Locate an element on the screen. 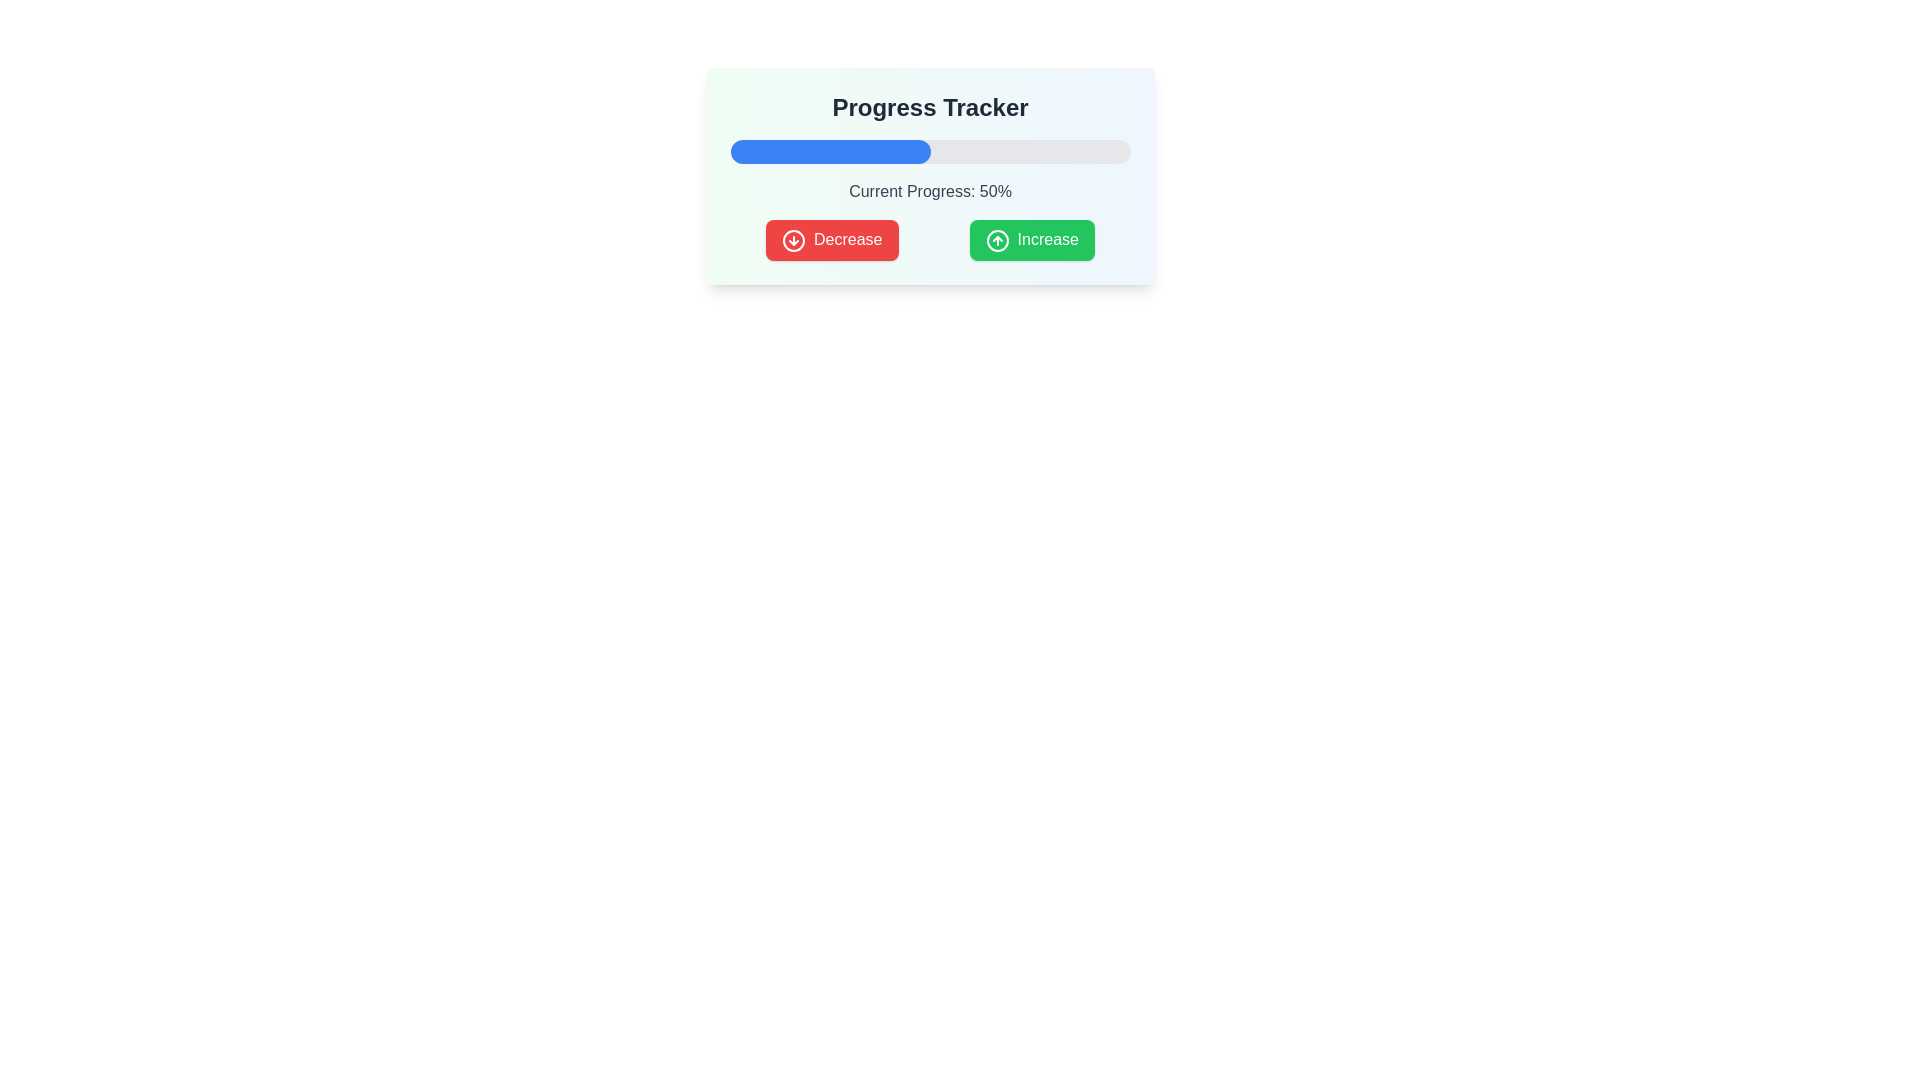  the 'Increase' button icon, which is a circular component with a green outline and an upward arrow inside, located below the 'Progress Tracker' header is located at coordinates (997, 239).